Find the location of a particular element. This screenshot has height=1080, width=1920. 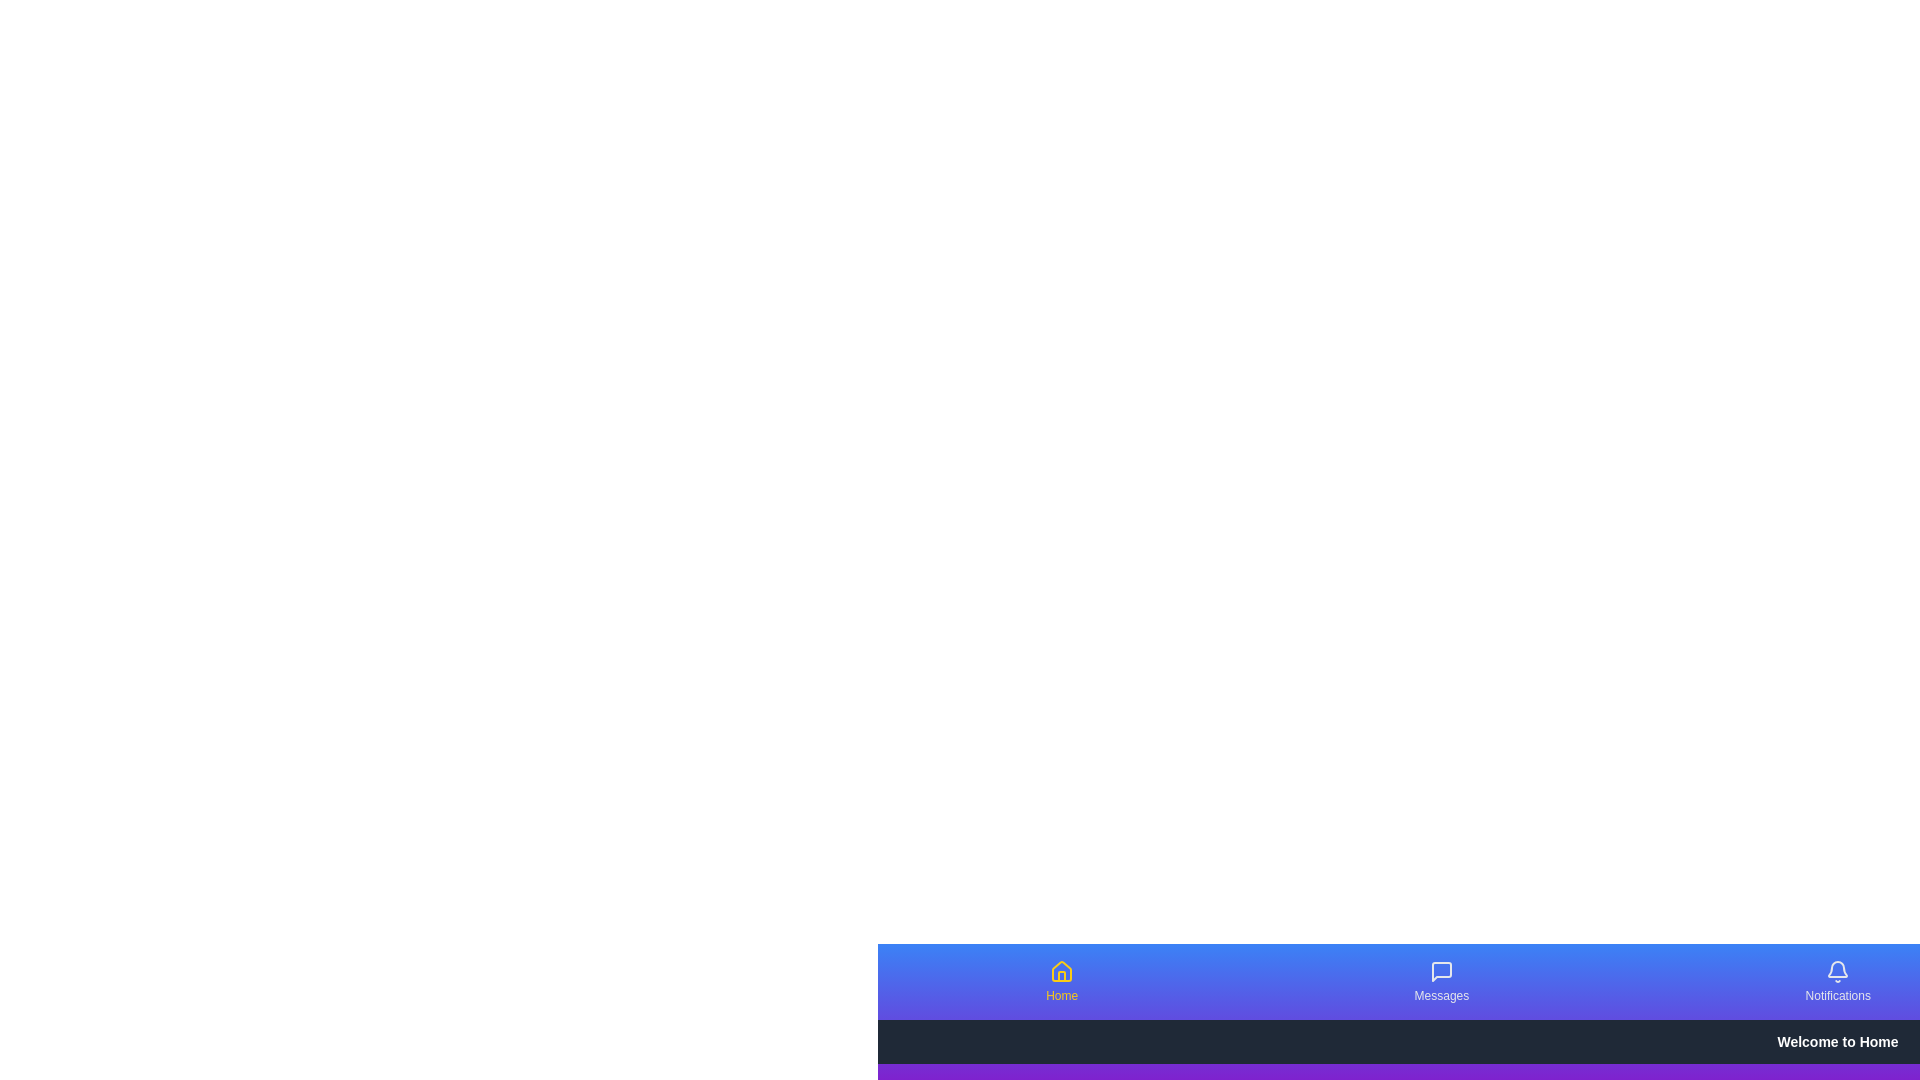

the Home tab in the navigation bar is located at coordinates (1061, 981).